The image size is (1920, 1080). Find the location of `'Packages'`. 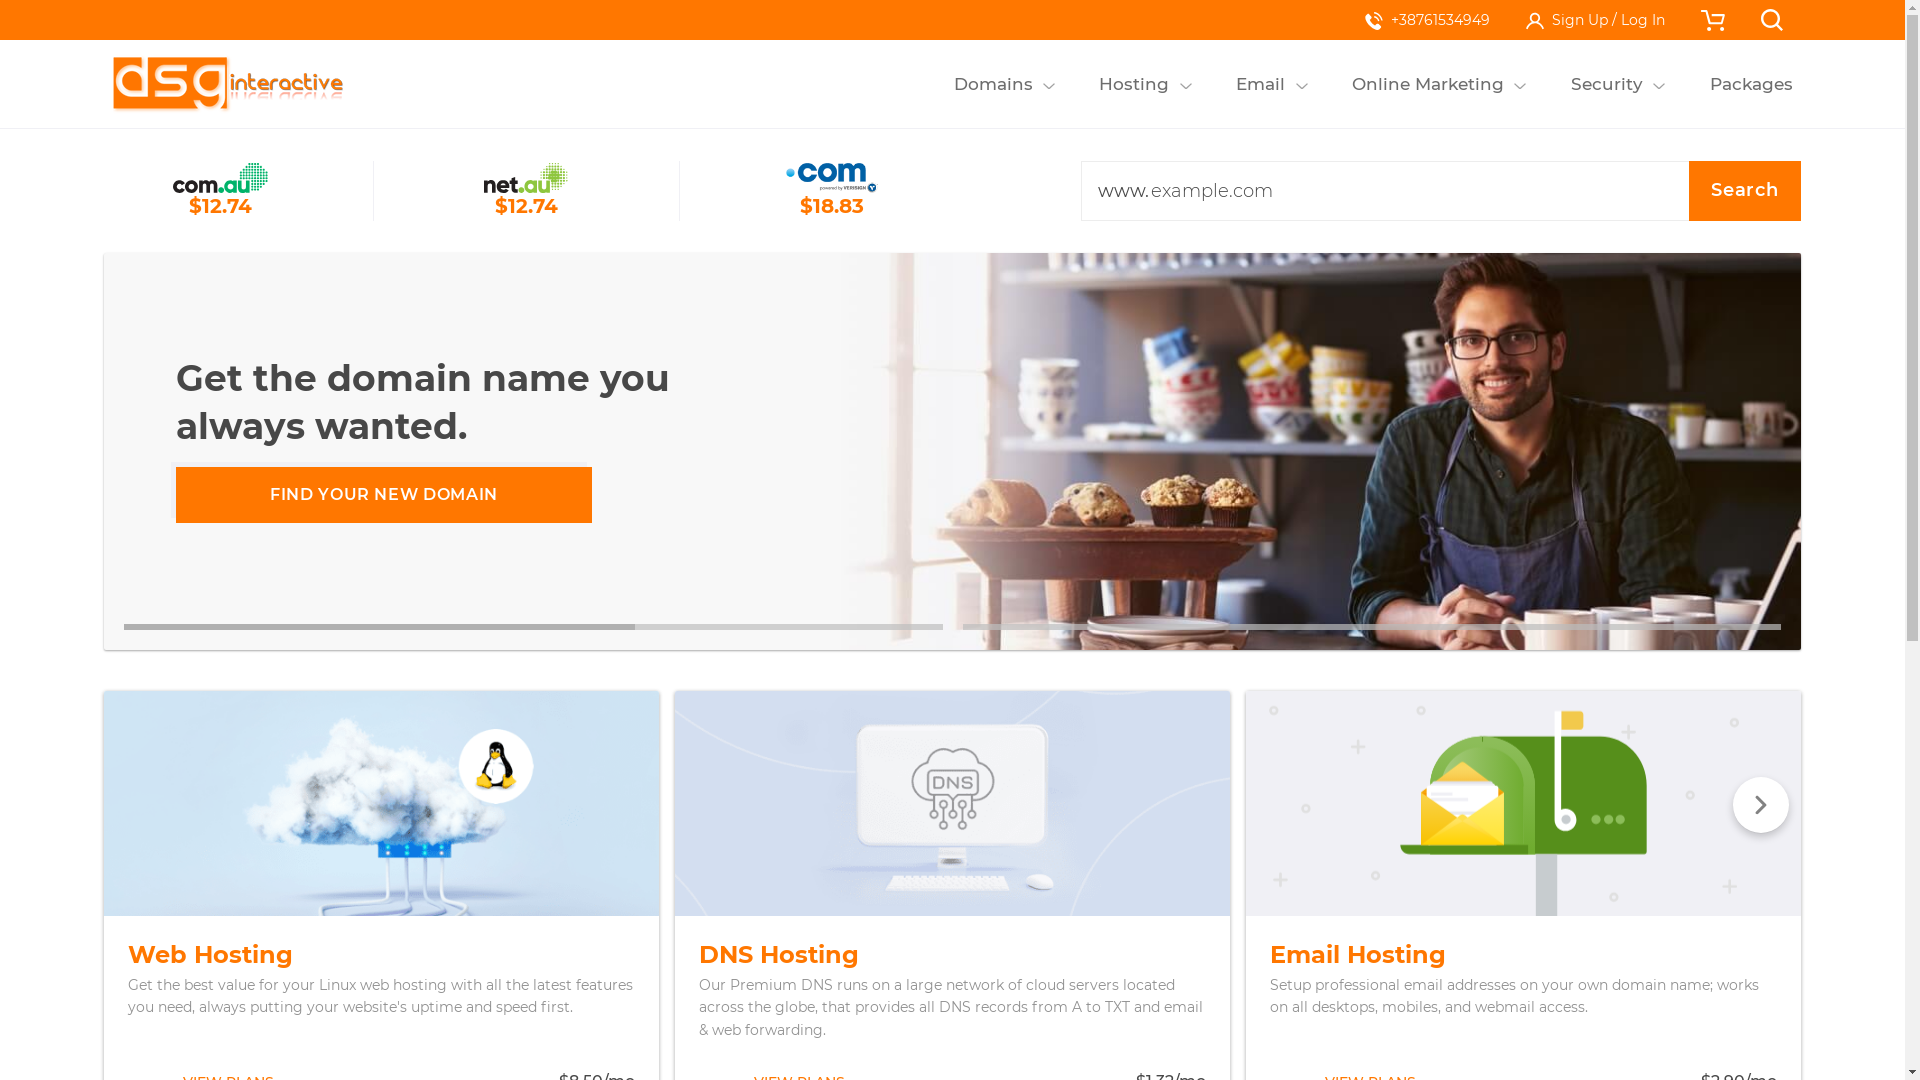

'Packages' is located at coordinates (1750, 83).